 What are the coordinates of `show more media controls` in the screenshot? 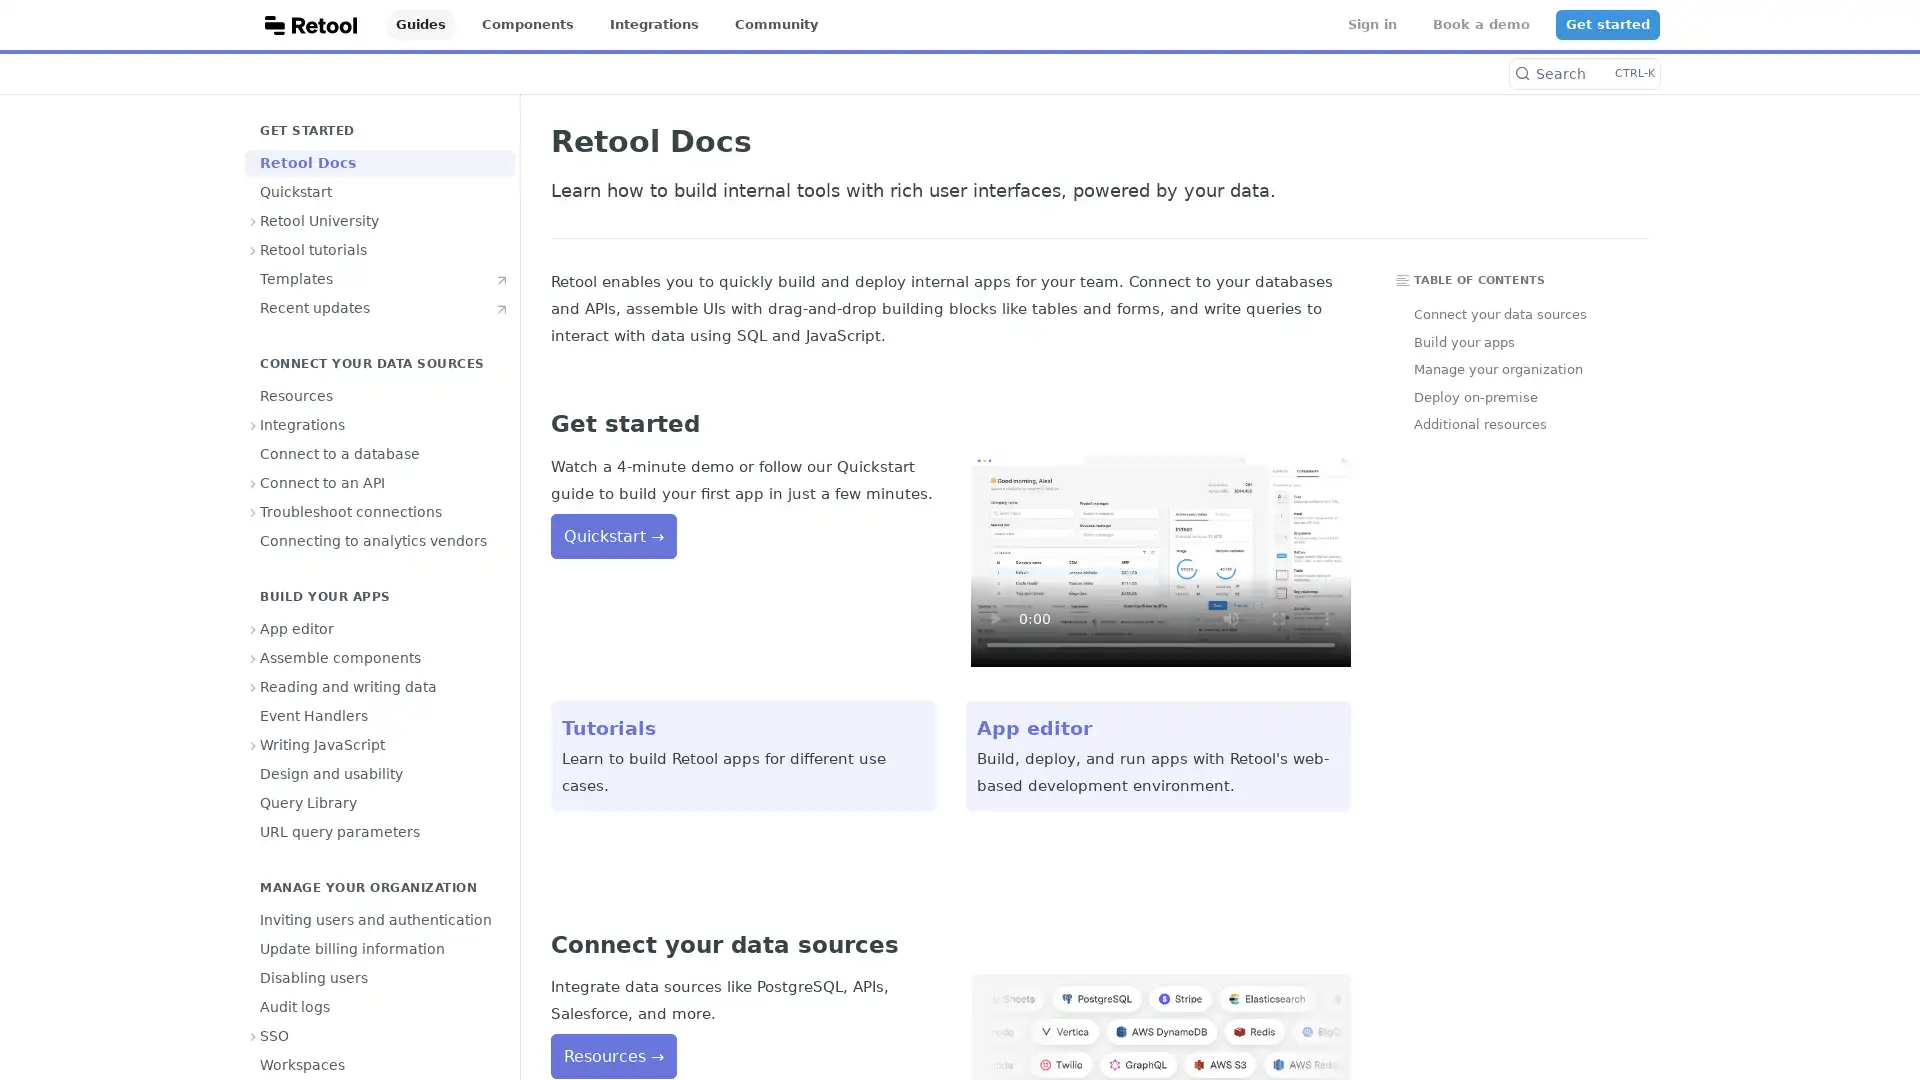 It's located at (1326, 617).